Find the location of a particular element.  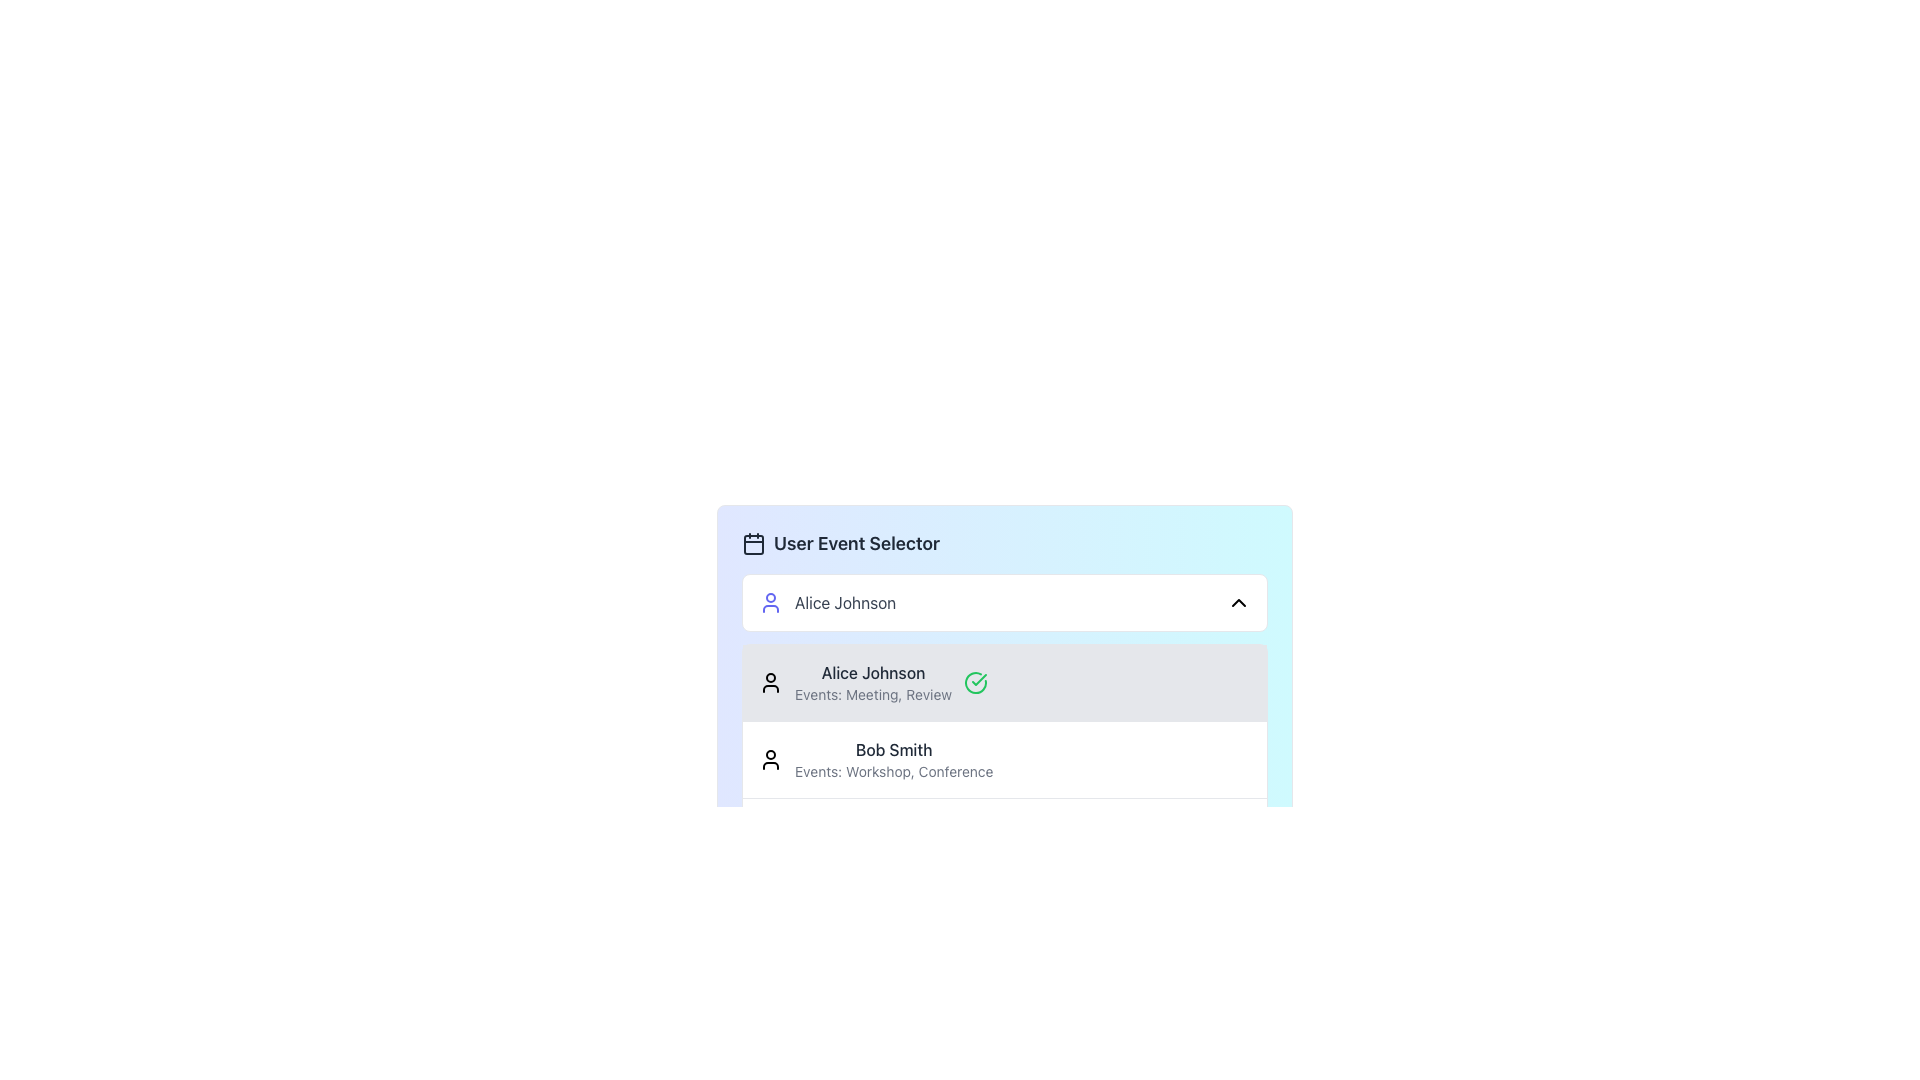

the user icon for 'Bob Smith', which is represented as an SVG graphic to the left of the text describing the user and their events is located at coordinates (770, 759).